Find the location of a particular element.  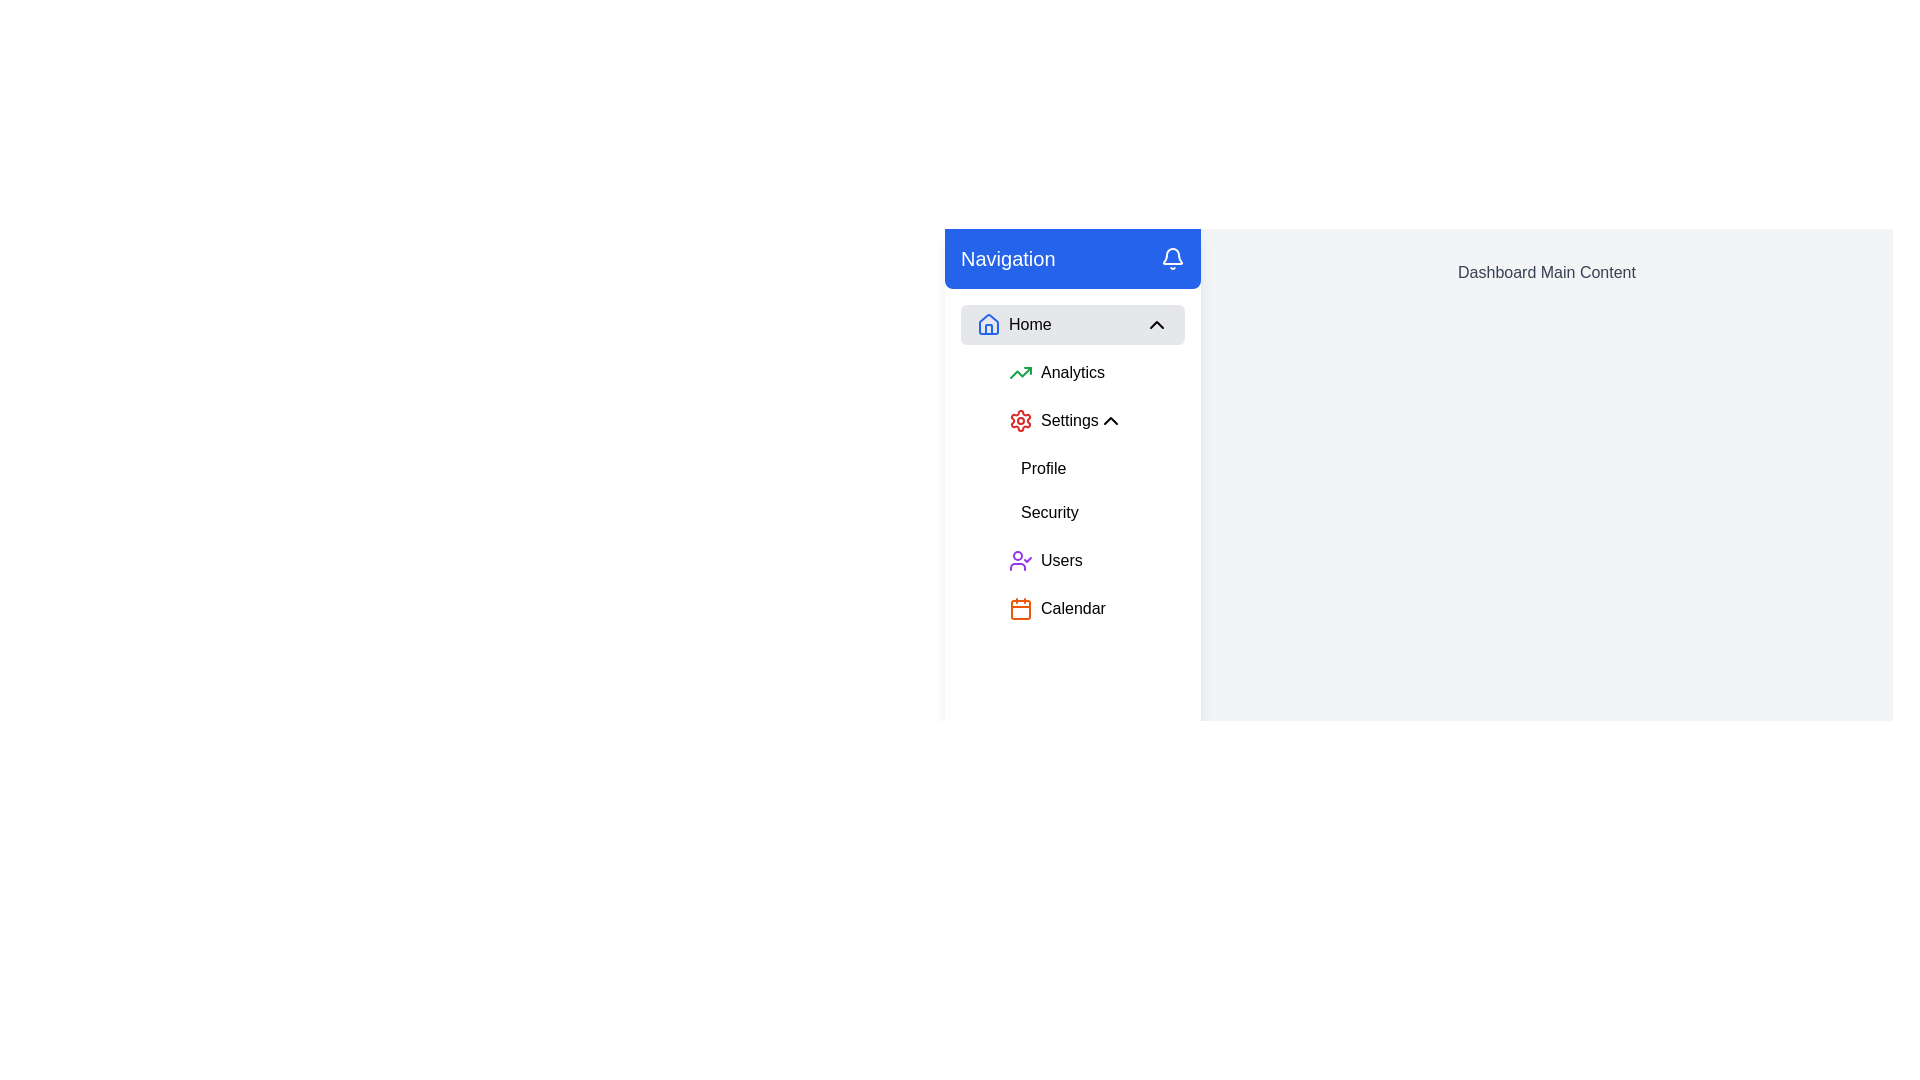

the chevron icon located on the right side of the 'Home' menu item is located at coordinates (1156, 323).